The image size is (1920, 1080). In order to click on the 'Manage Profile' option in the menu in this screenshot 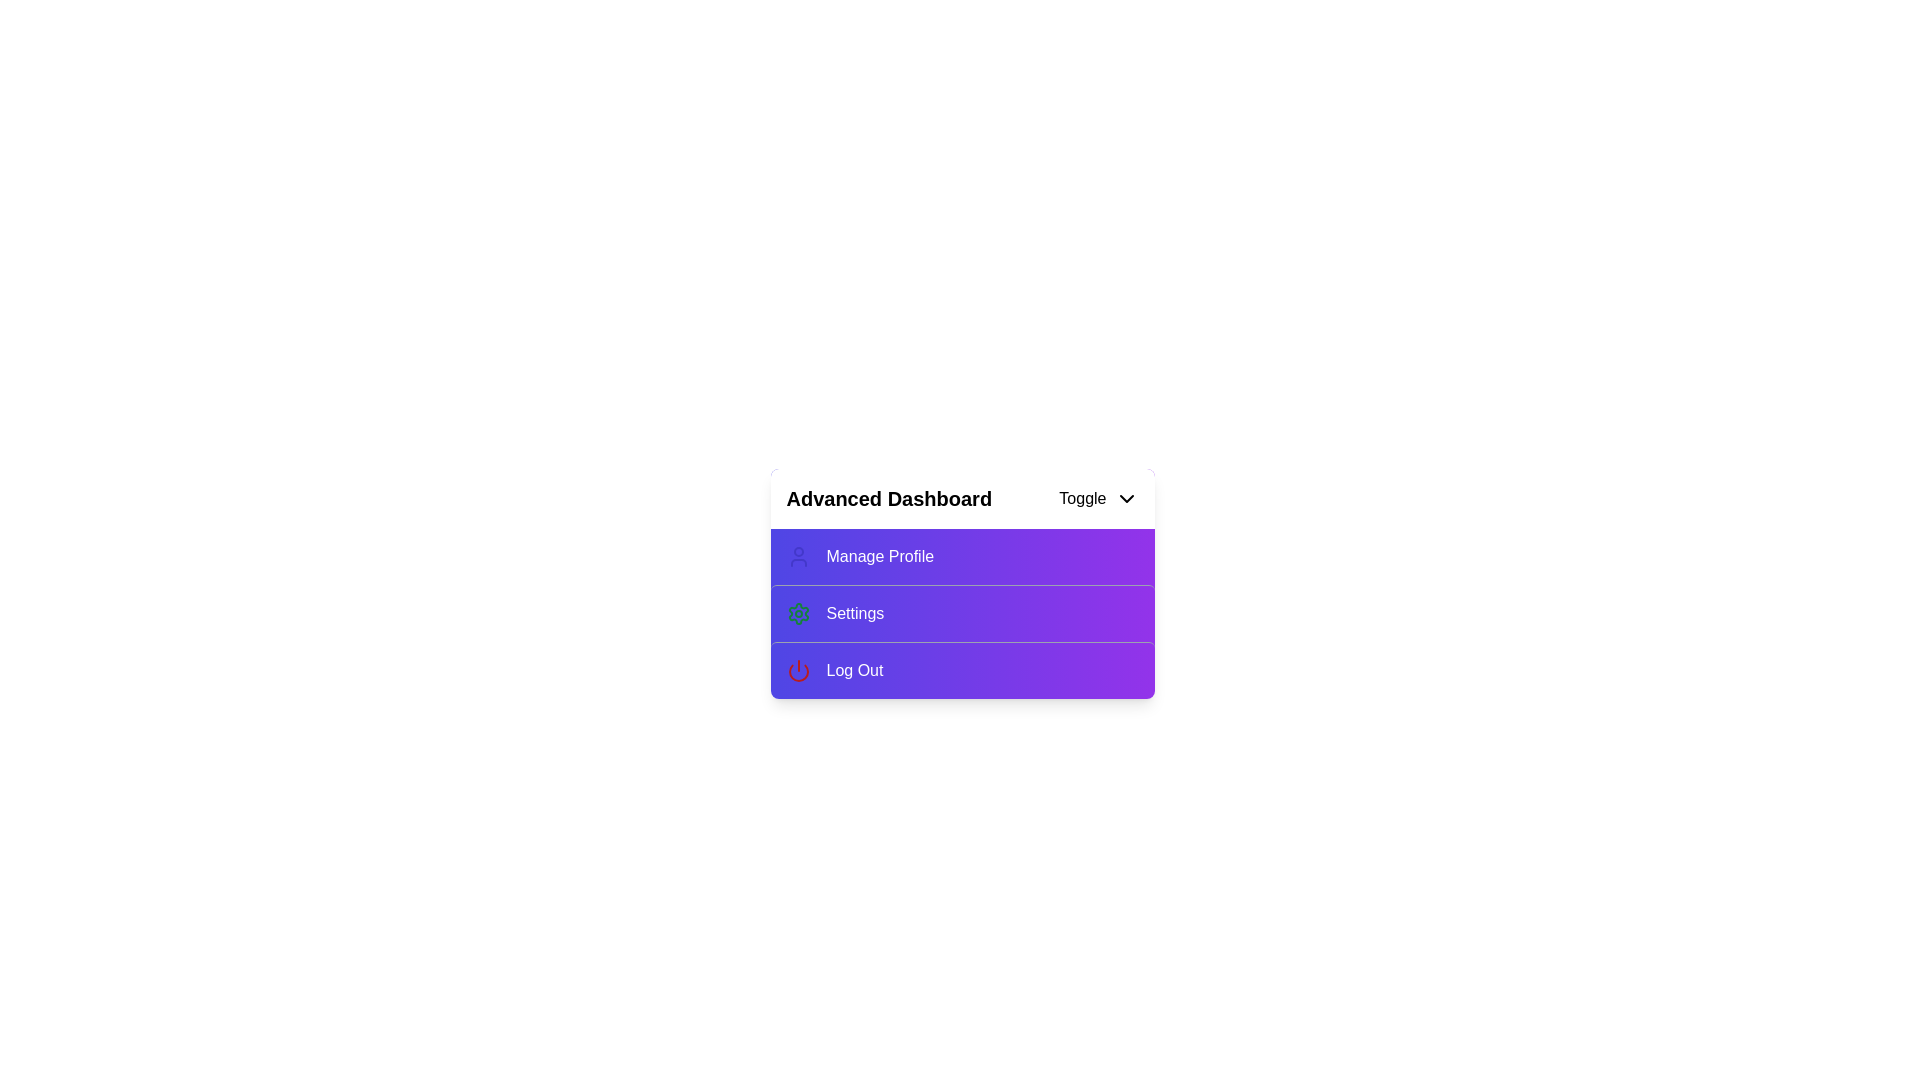, I will do `click(962, 556)`.